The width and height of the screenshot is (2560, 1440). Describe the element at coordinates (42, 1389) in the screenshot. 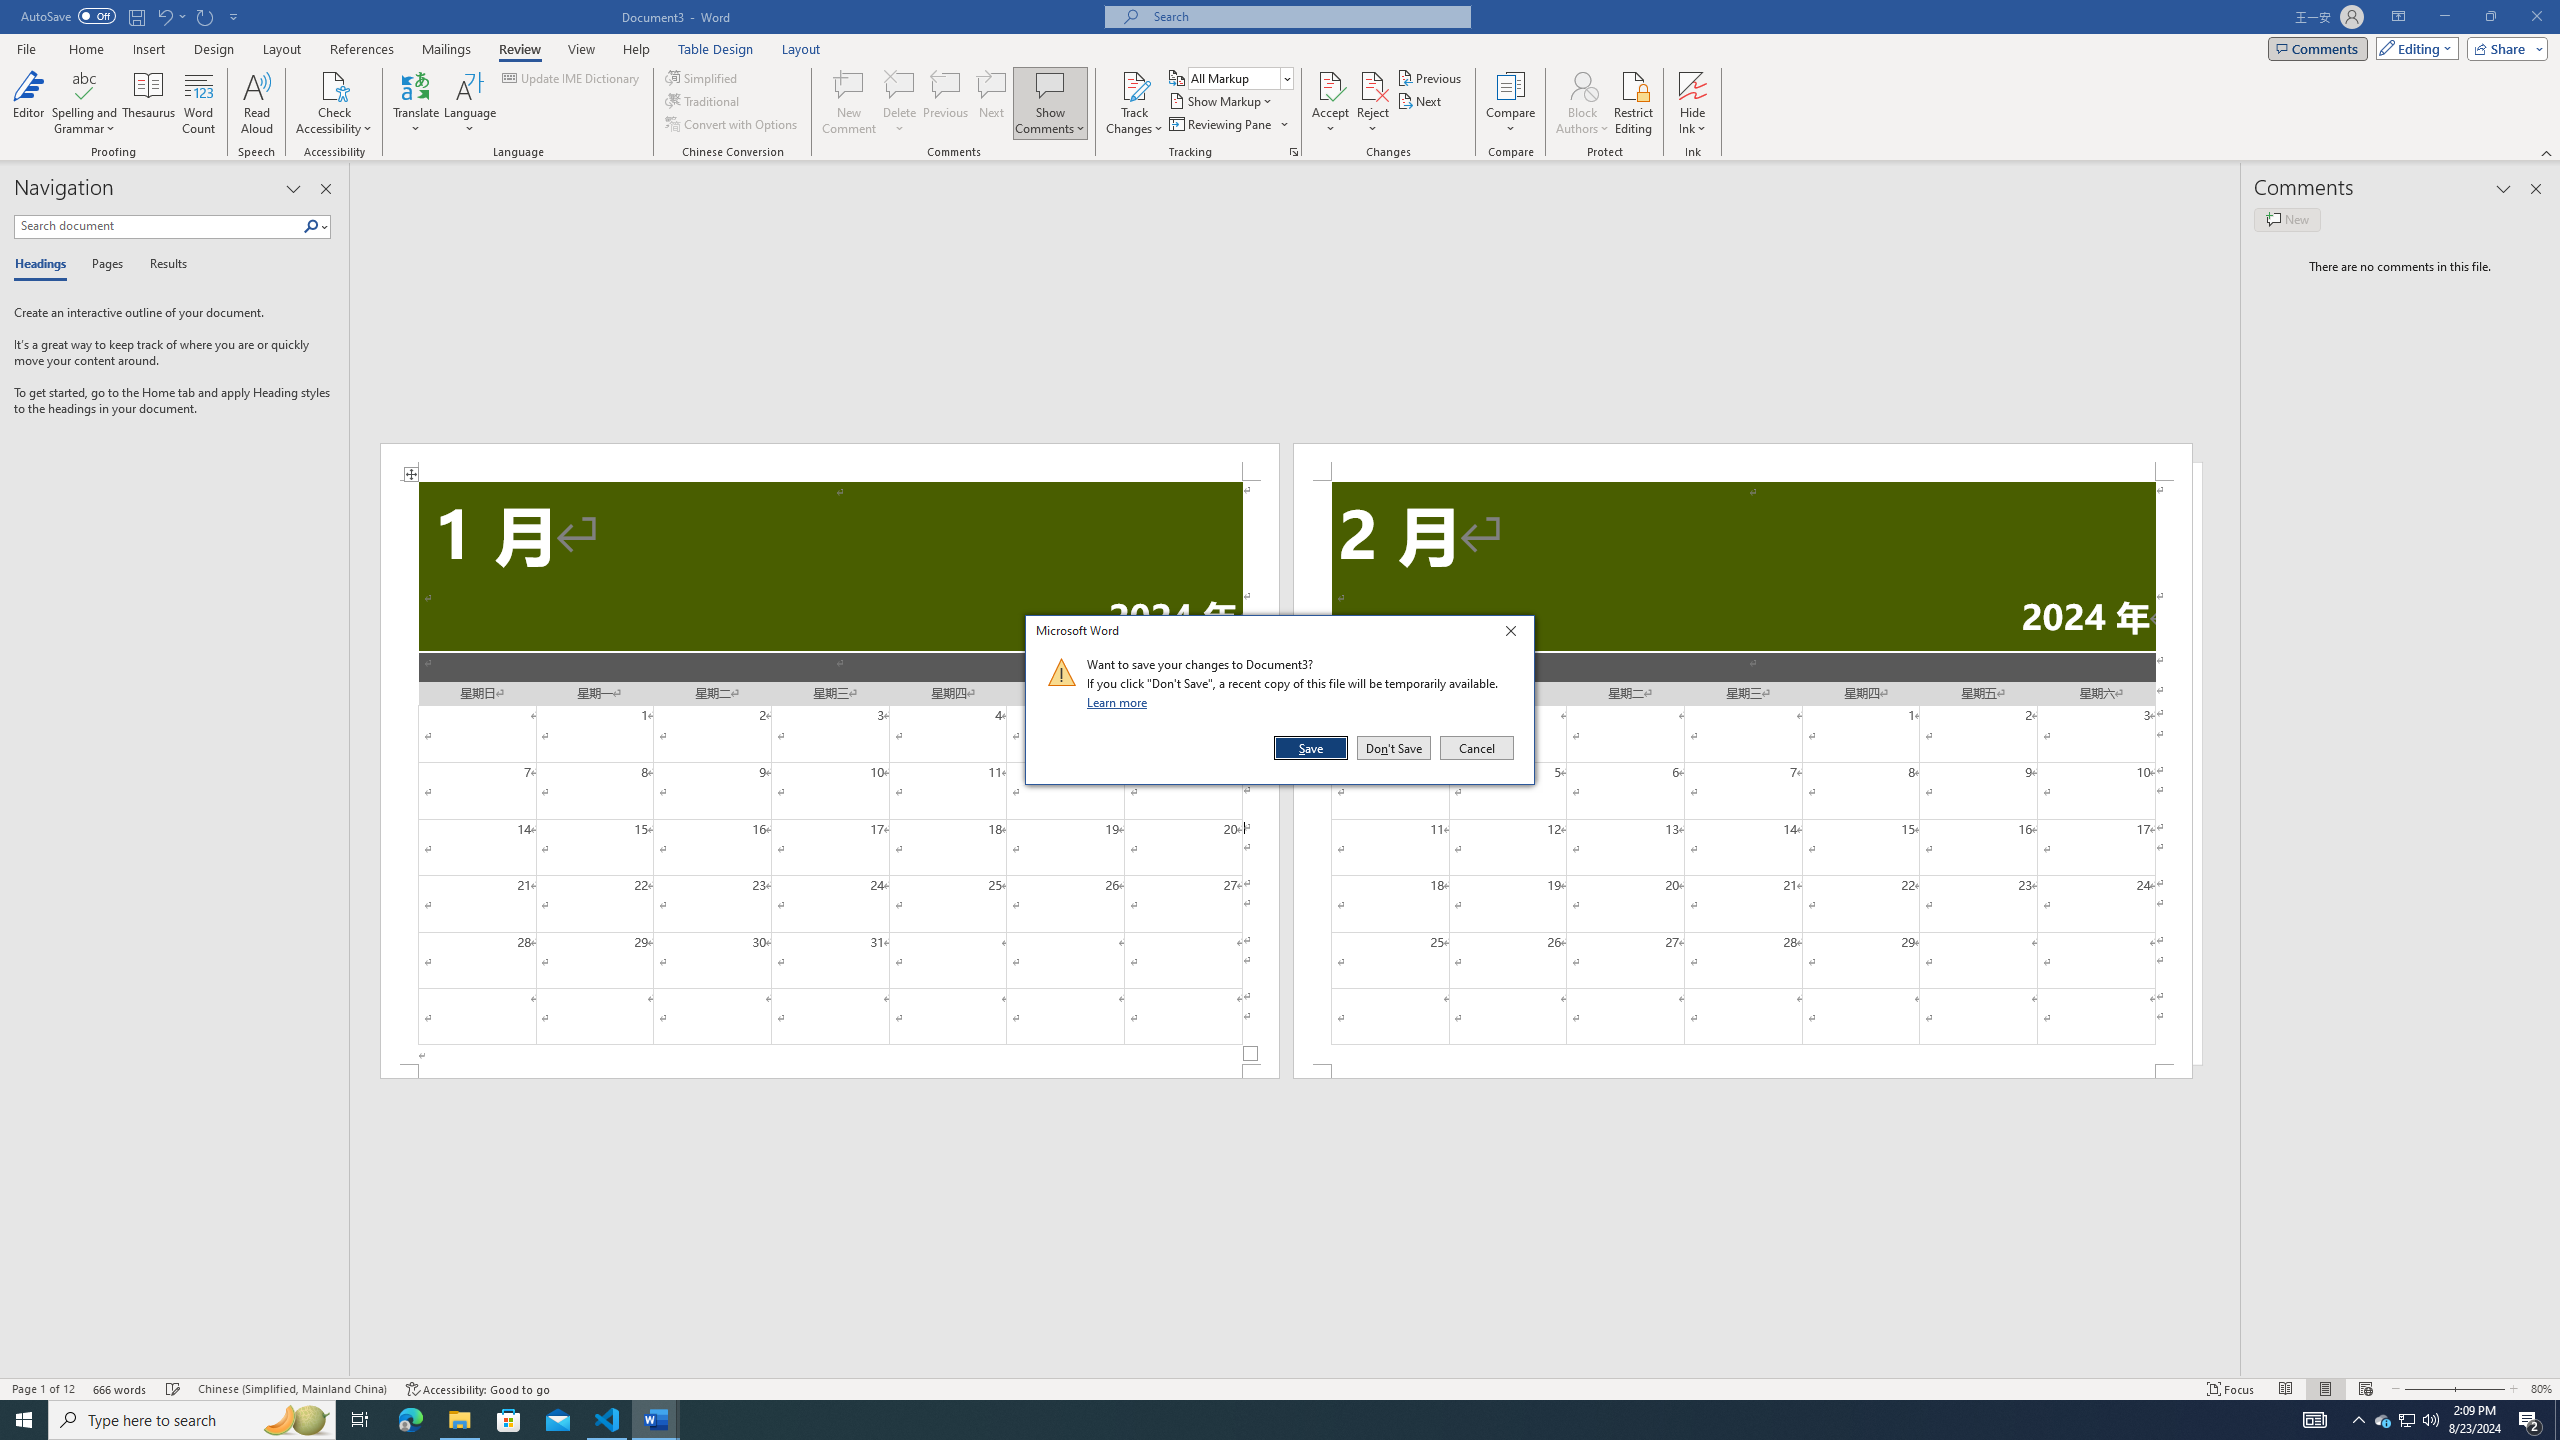

I see `'Page Number Page 1 of 12'` at that location.